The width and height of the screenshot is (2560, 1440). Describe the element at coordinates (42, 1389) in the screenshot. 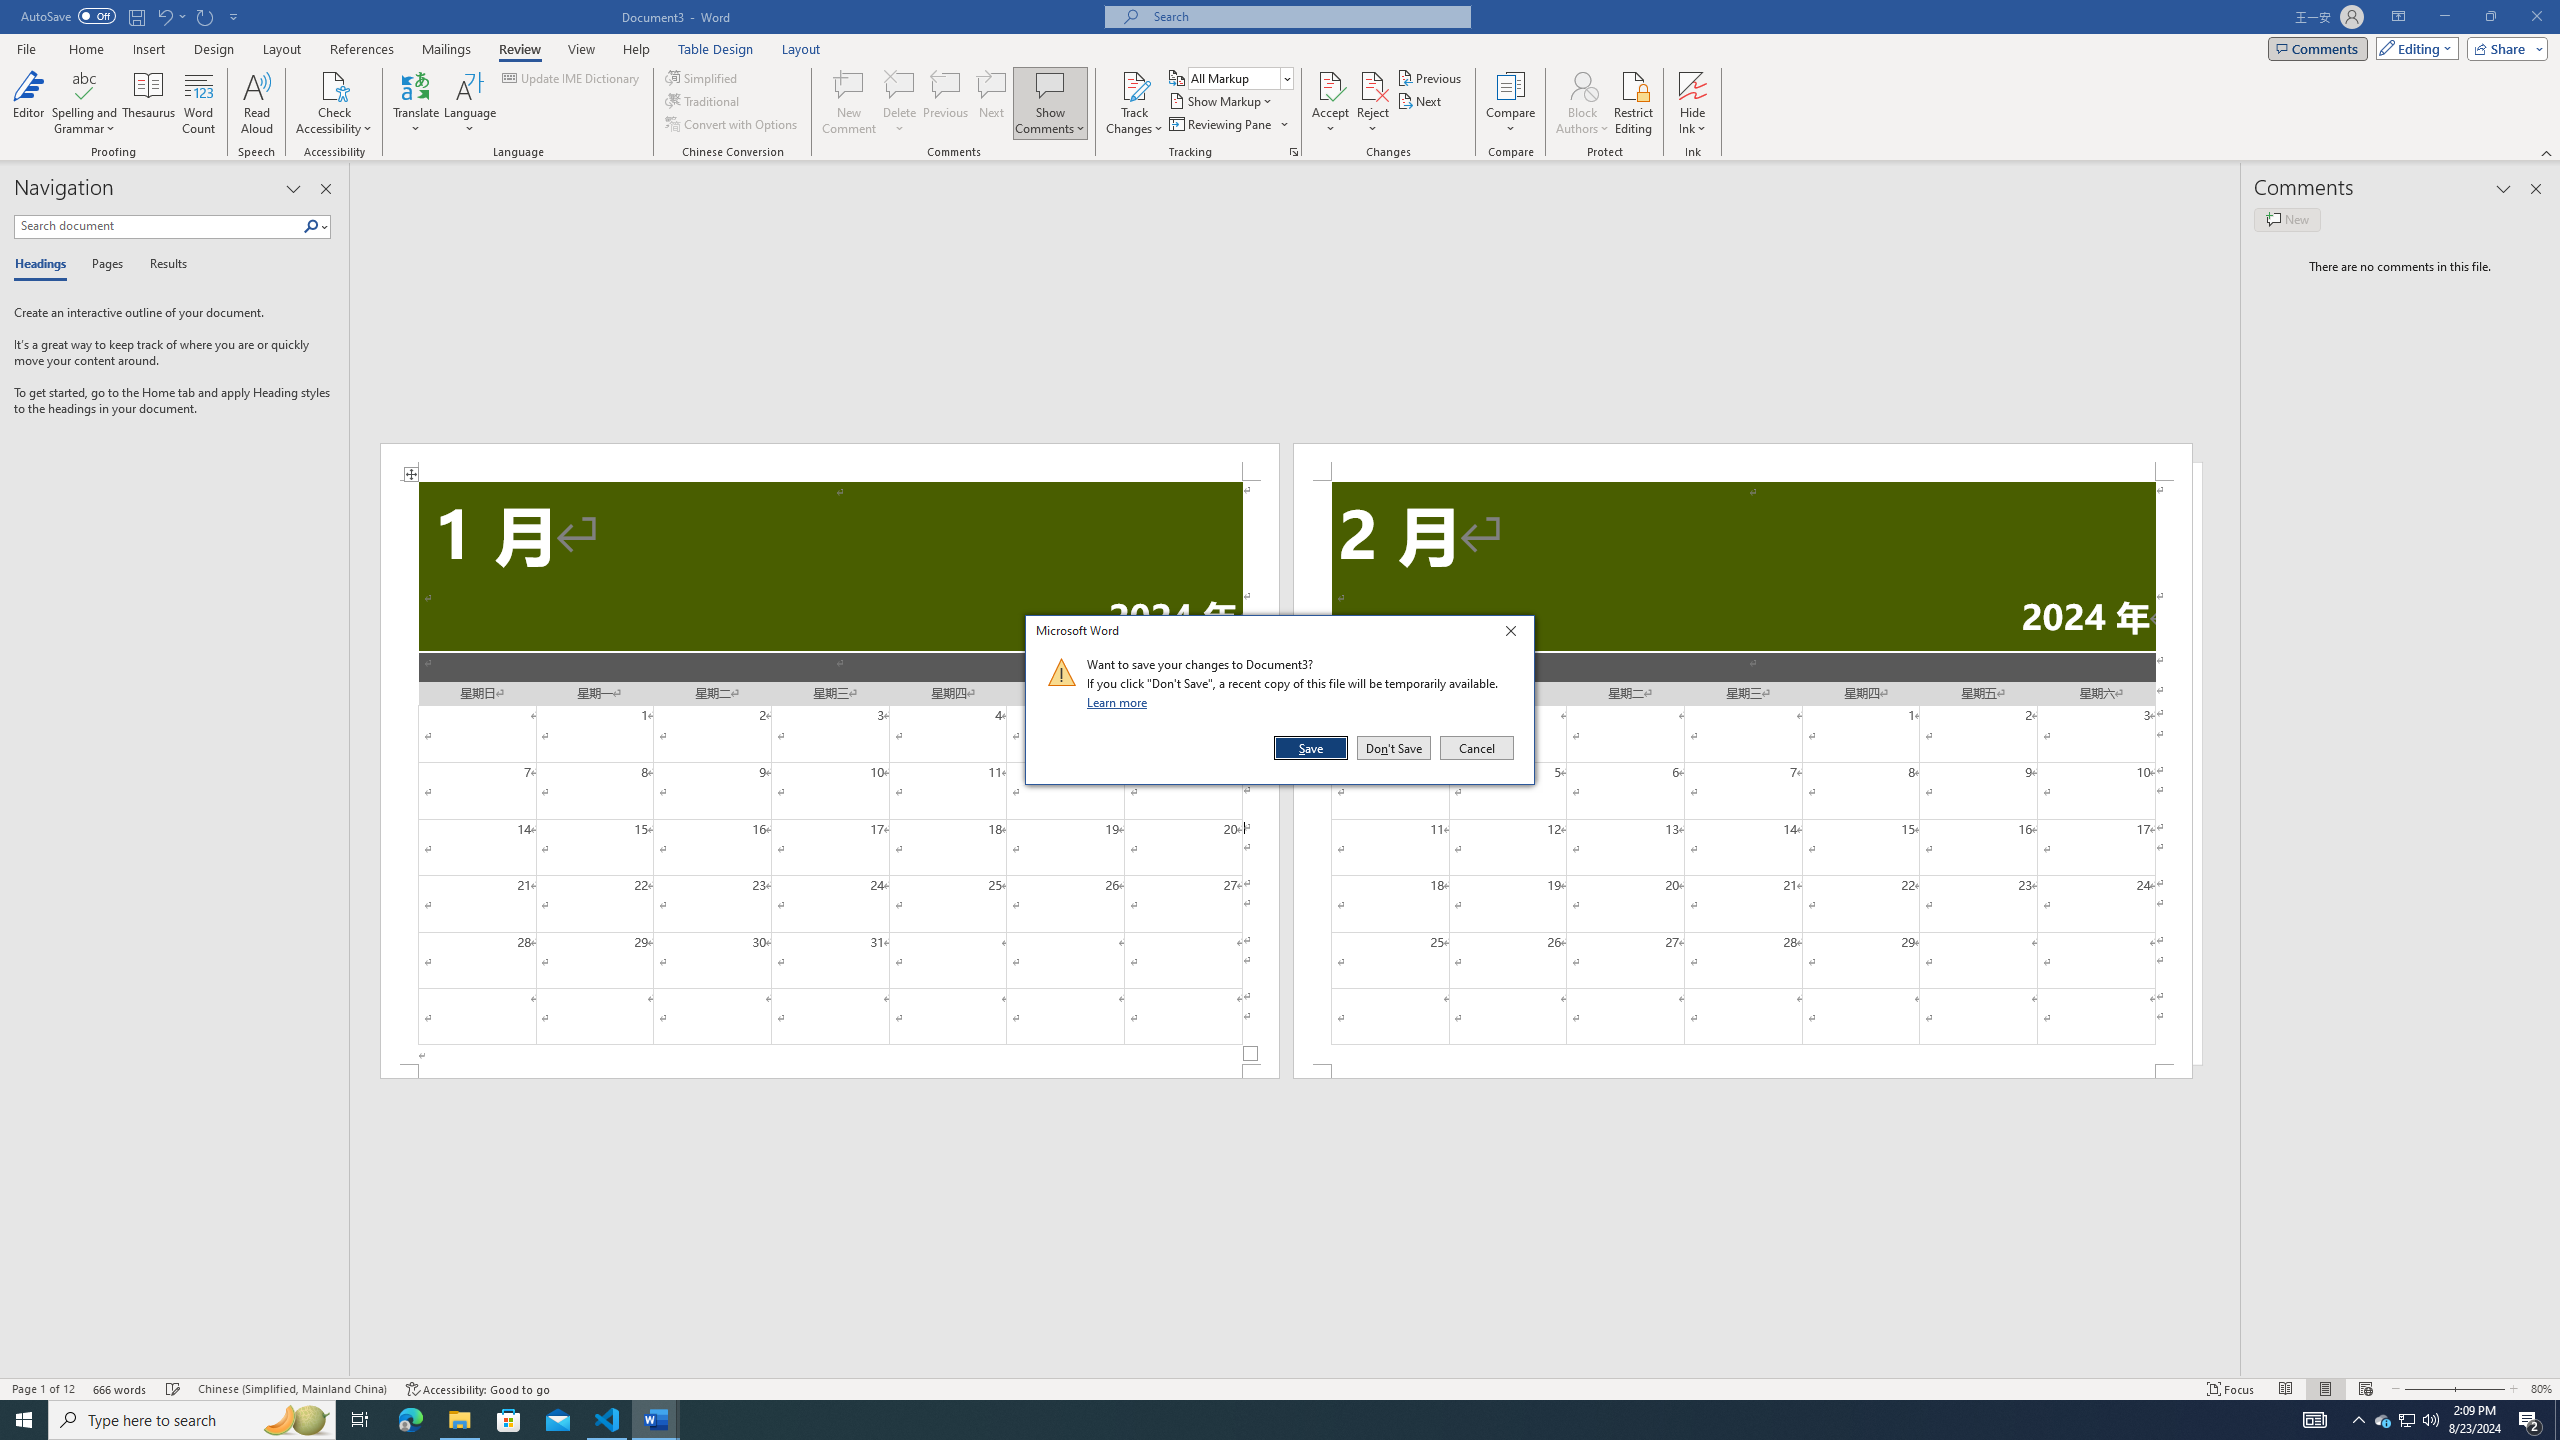

I see `'Page Number Page 1 of 12'` at that location.